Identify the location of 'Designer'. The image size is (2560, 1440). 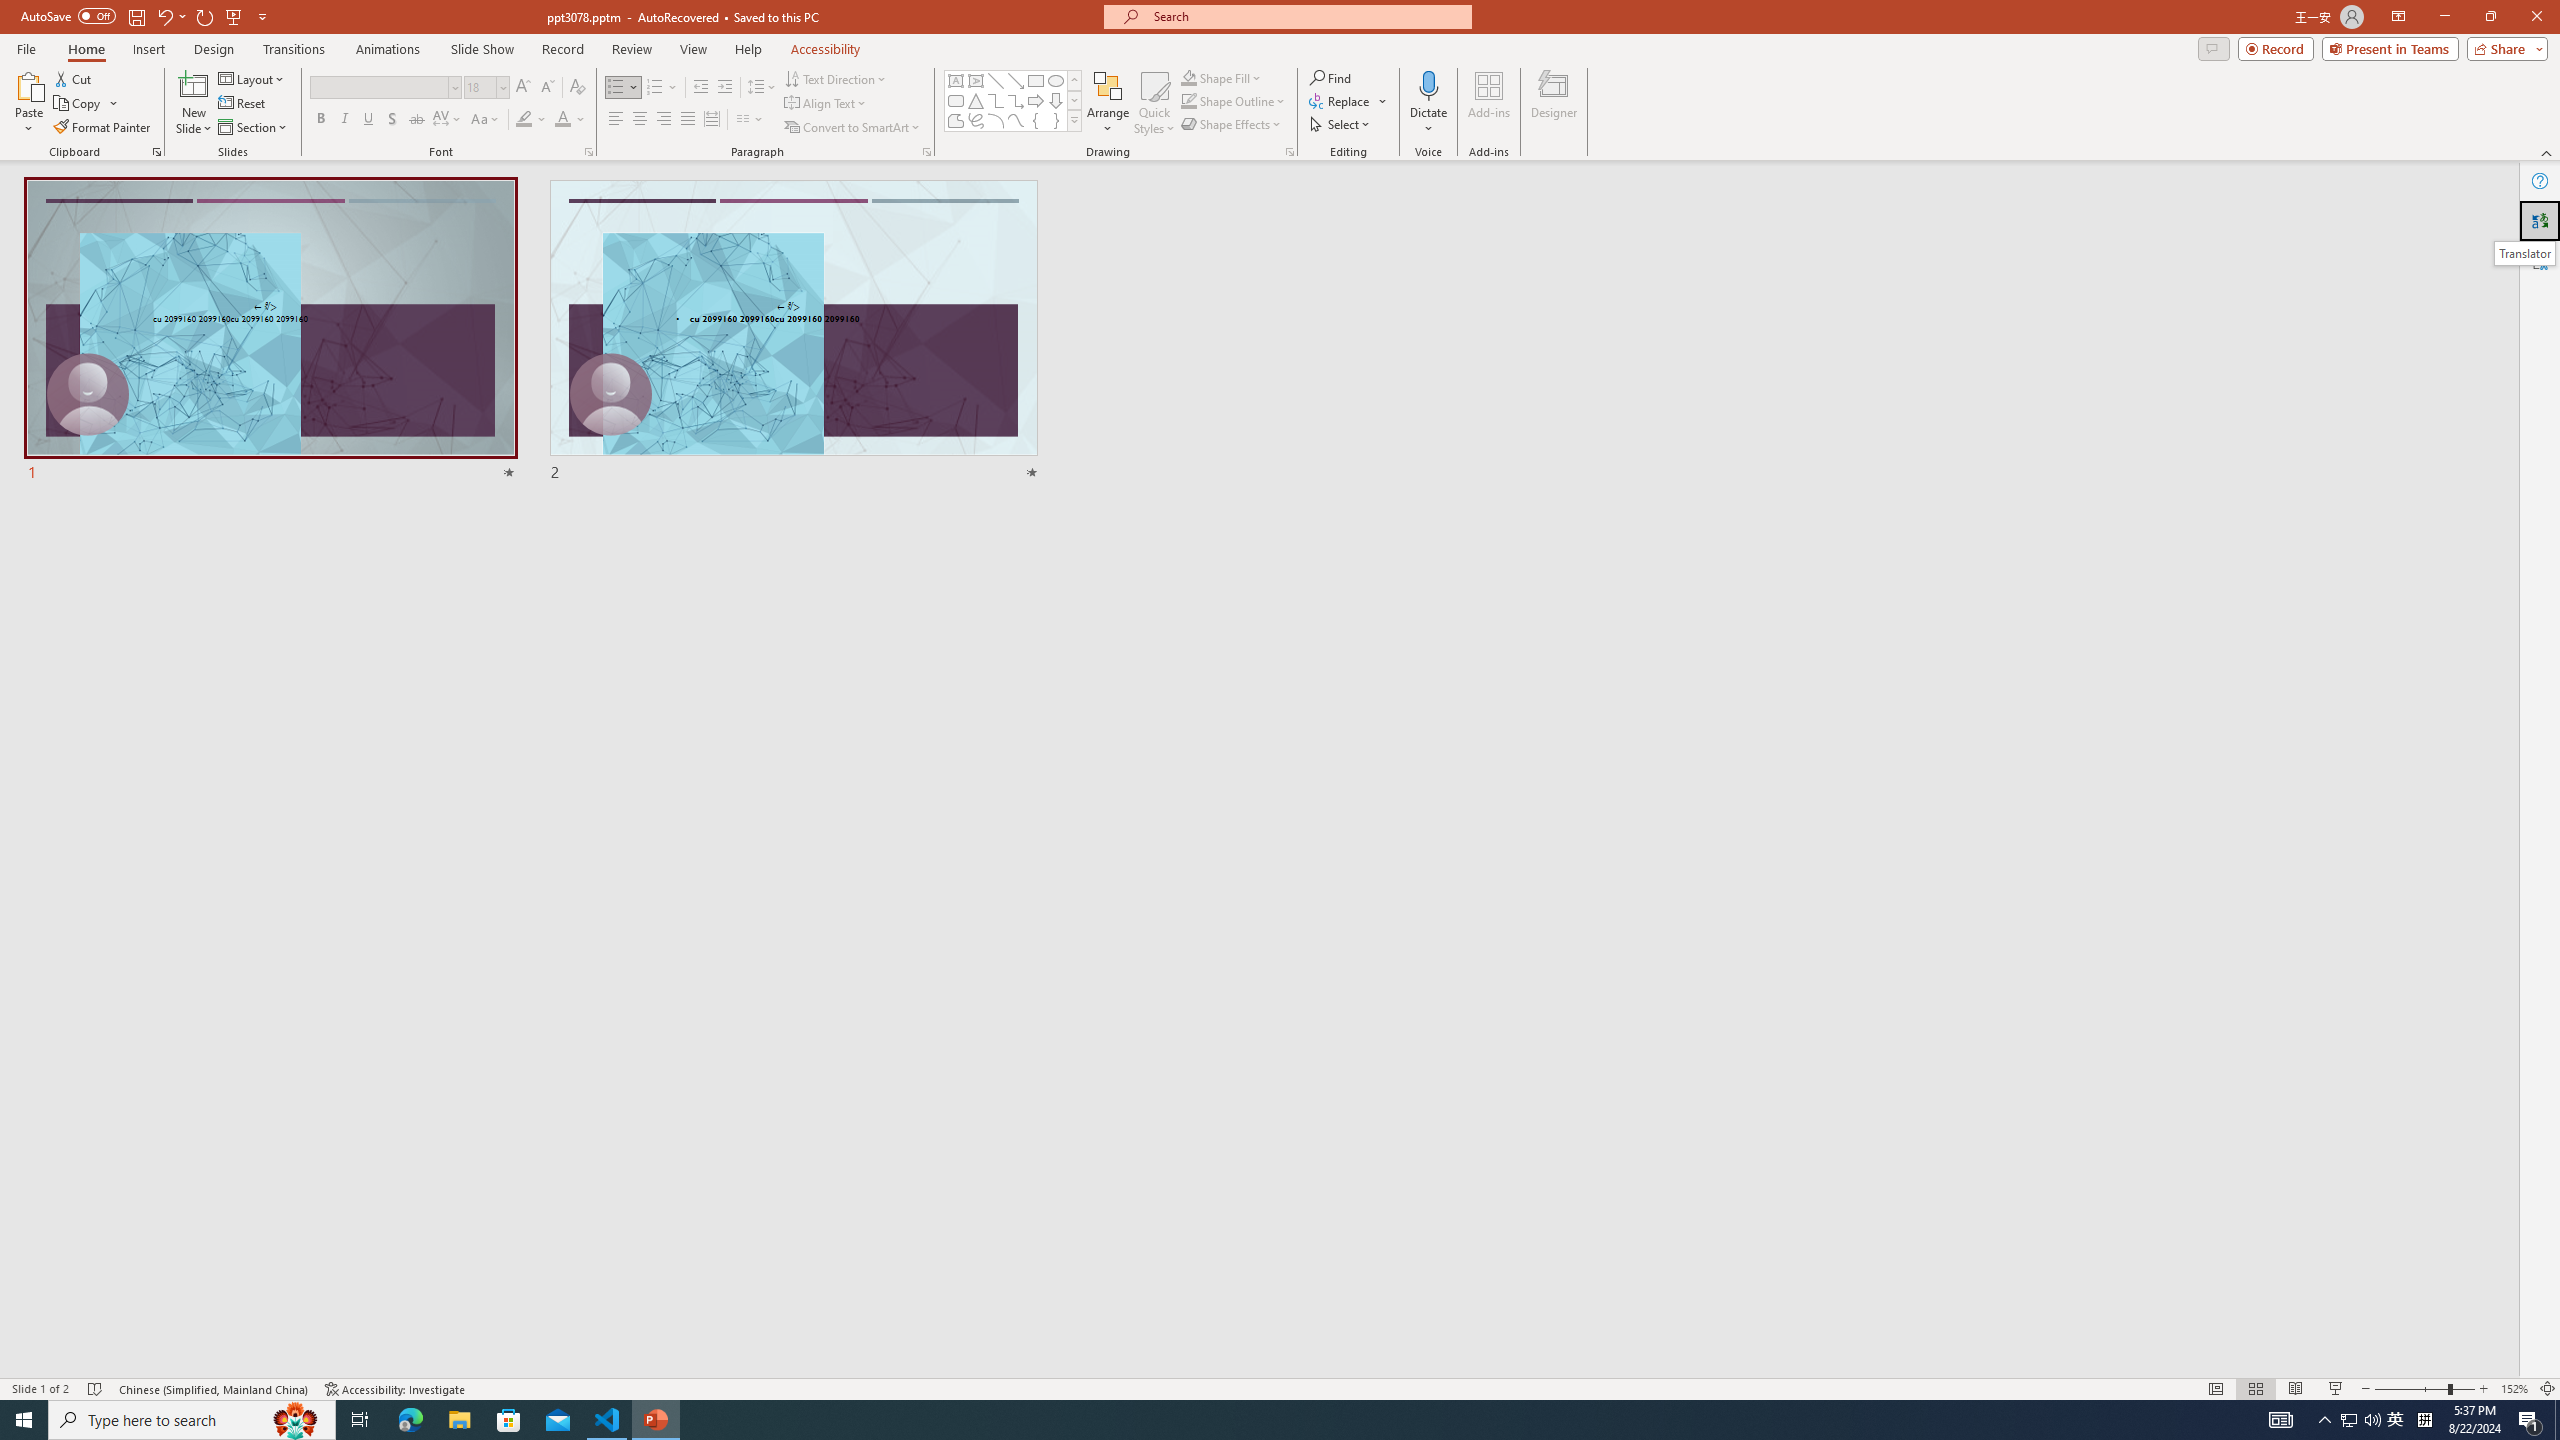
(1553, 103).